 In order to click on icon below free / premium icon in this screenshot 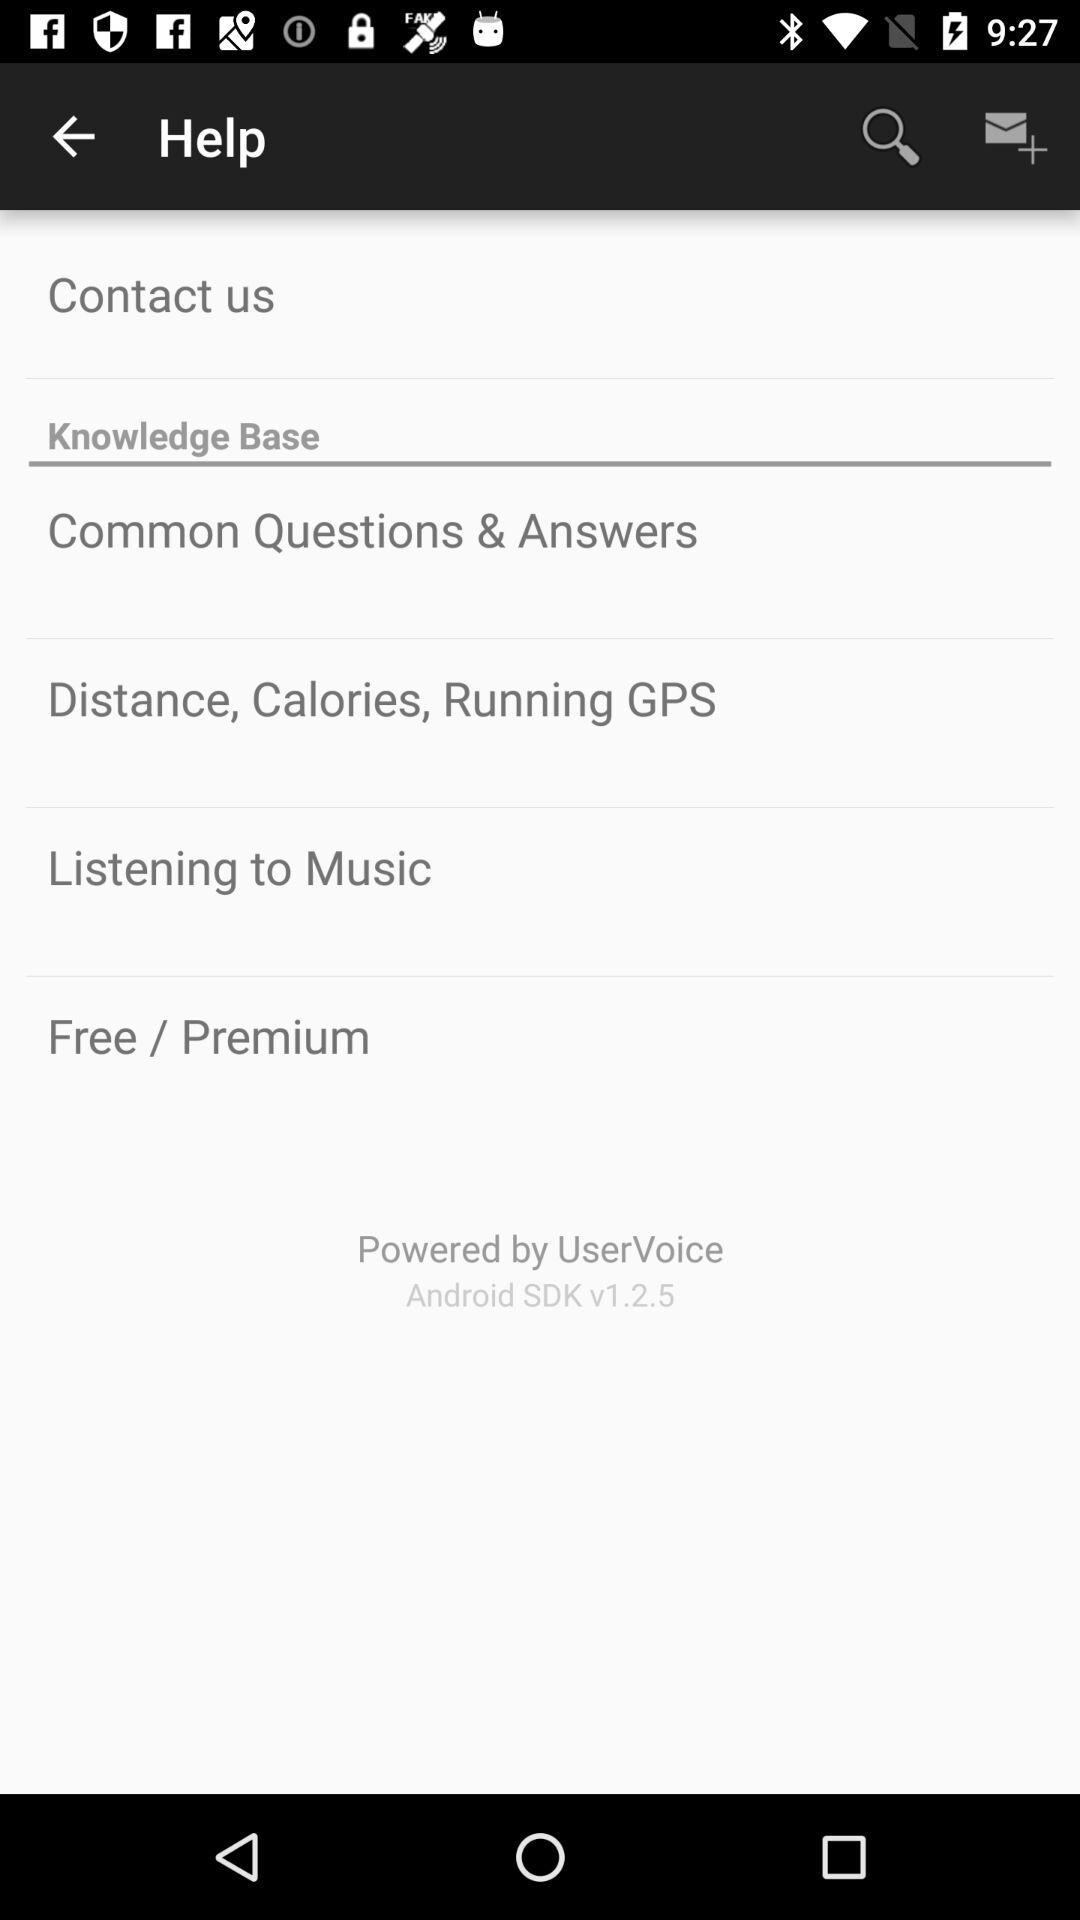, I will do `click(540, 1247)`.